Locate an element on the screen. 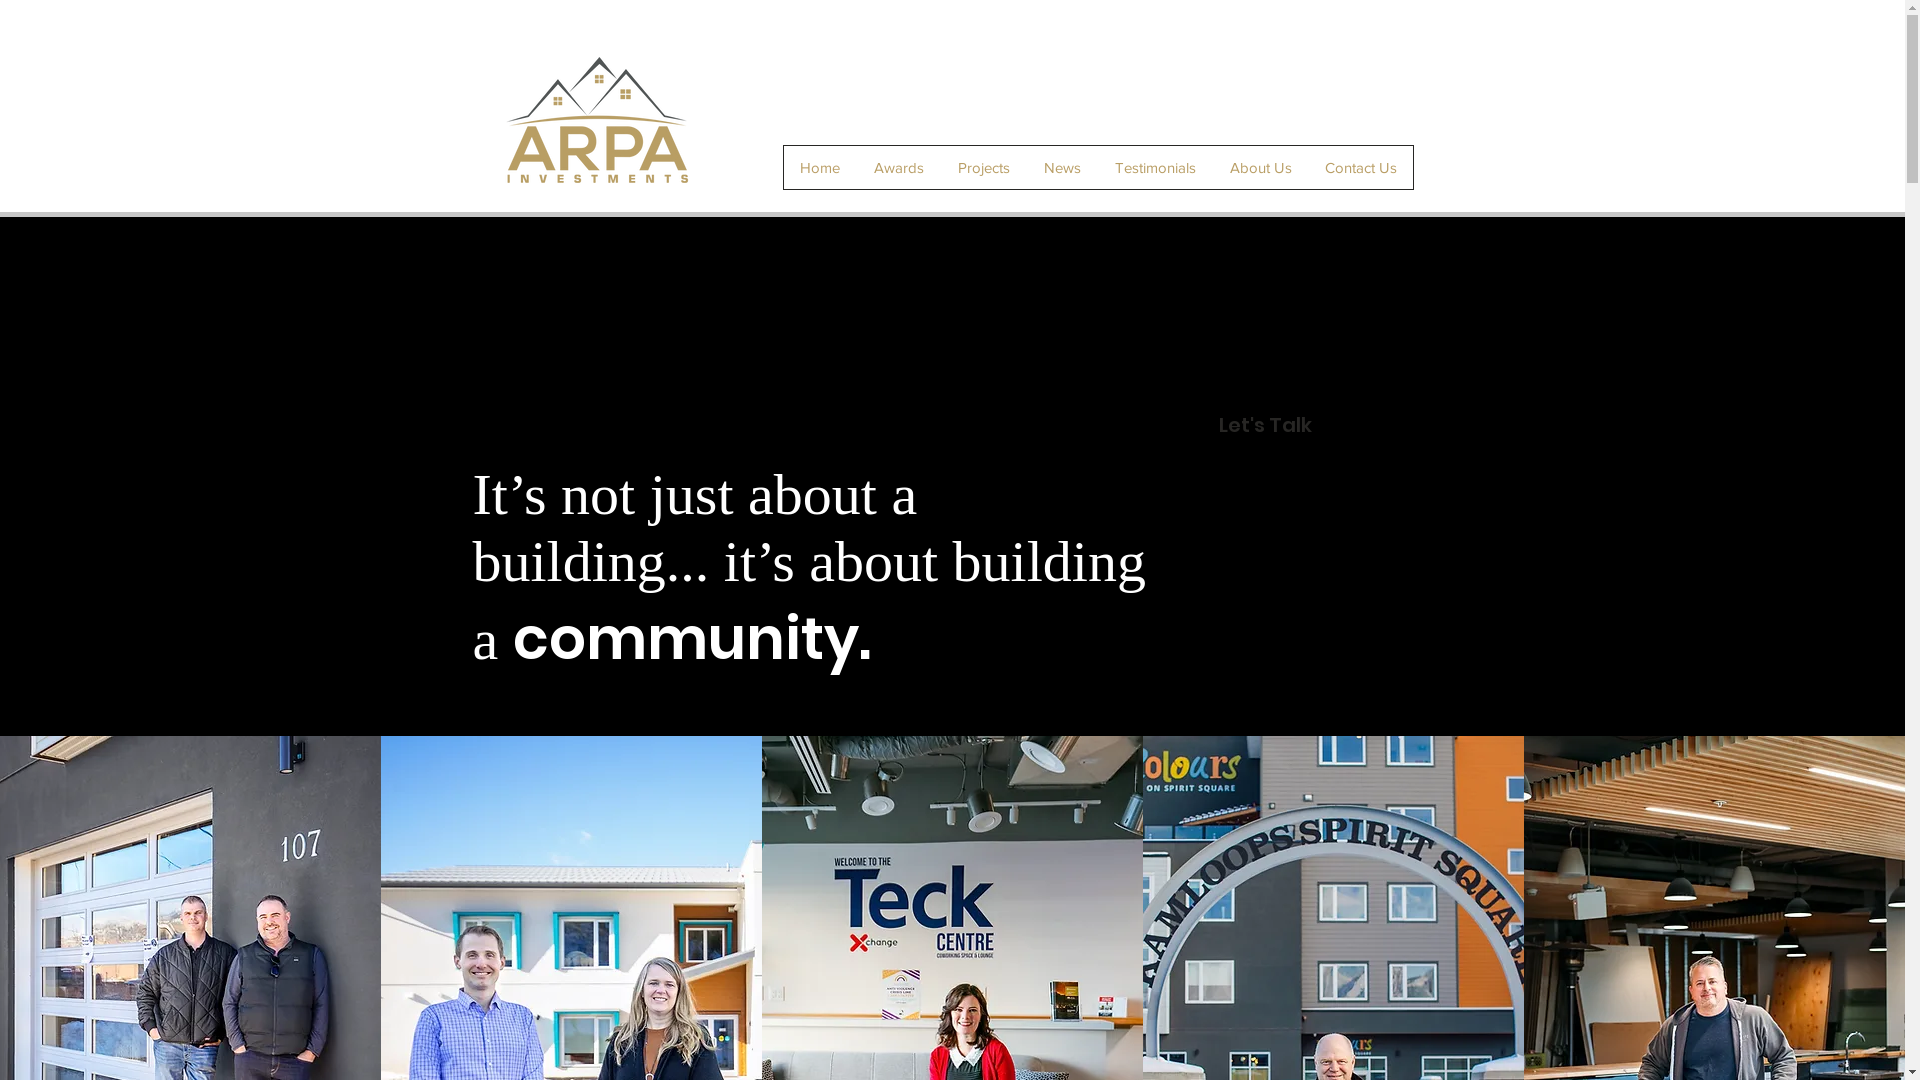 The width and height of the screenshot is (1920, 1080). 'Projects' is located at coordinates (983, 166).